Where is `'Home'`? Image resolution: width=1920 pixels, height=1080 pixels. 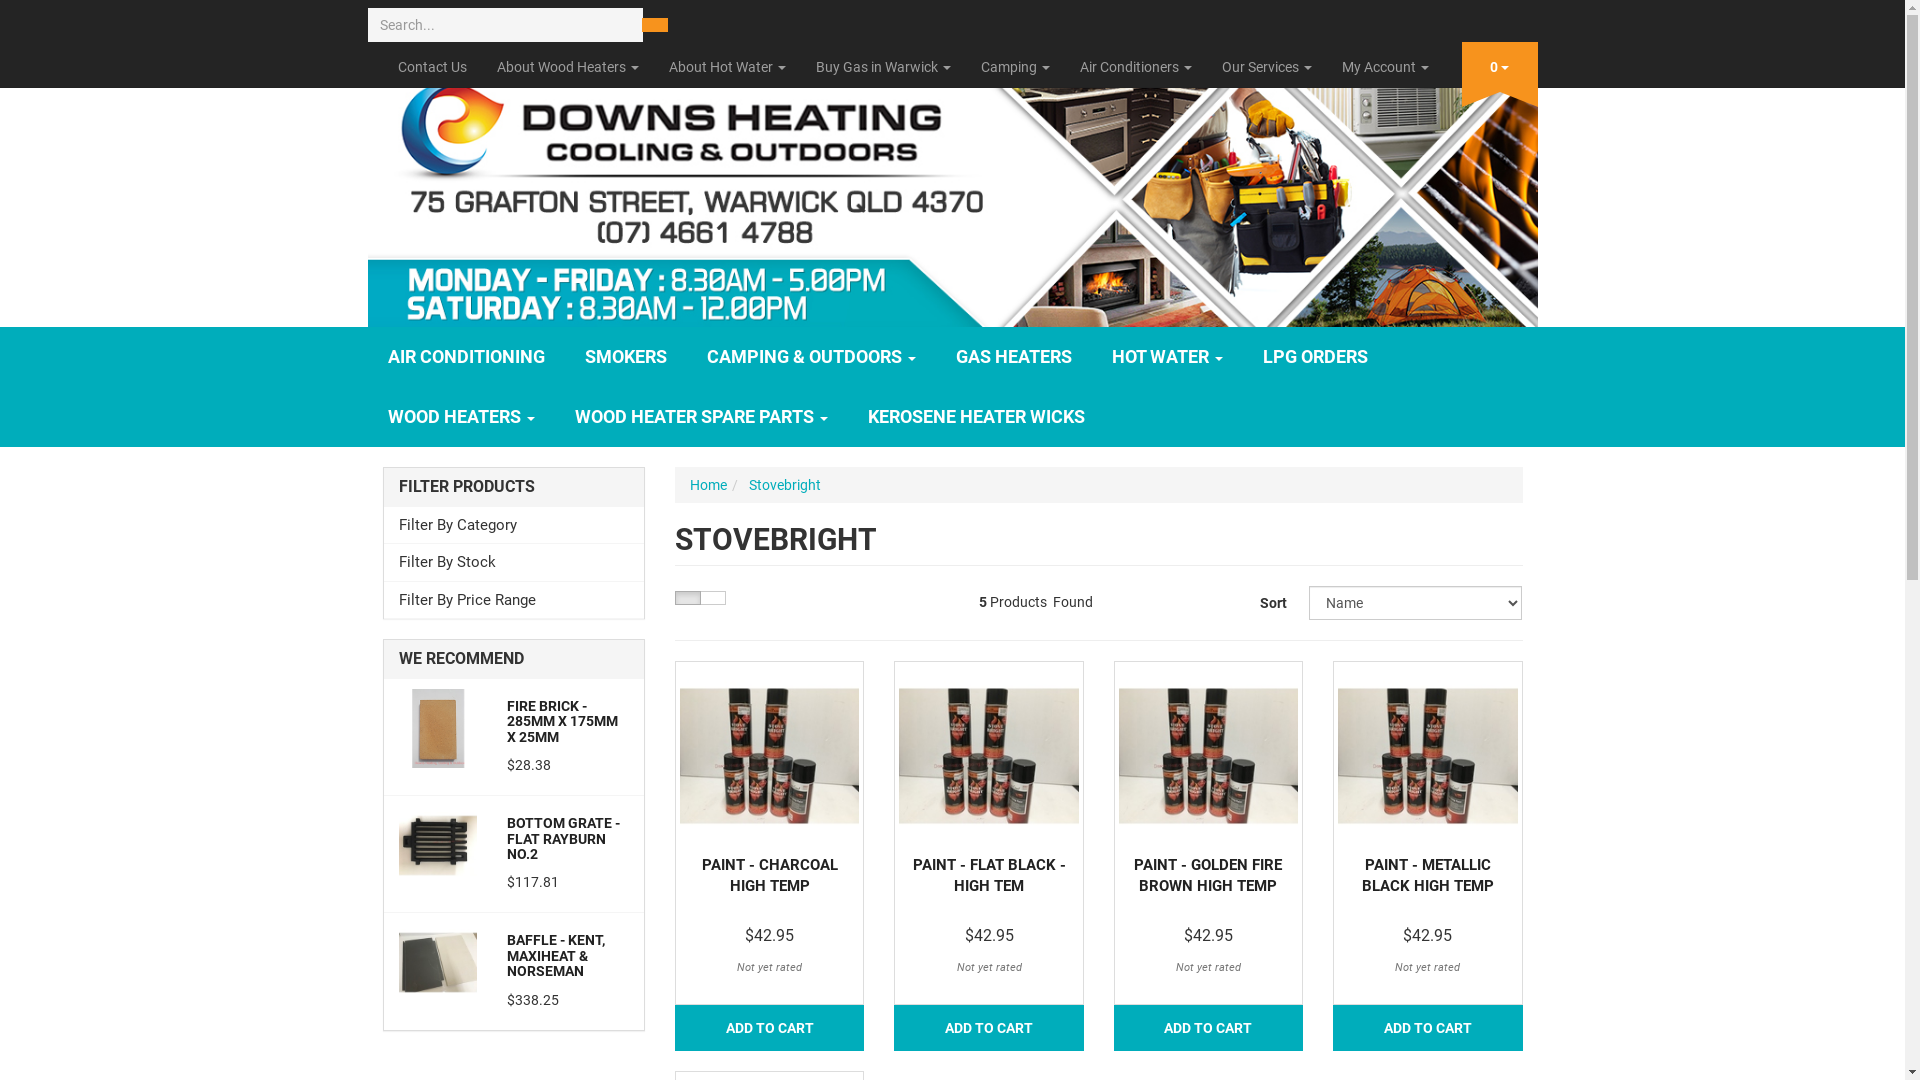 'Home' is located at coordinates (708, 485).